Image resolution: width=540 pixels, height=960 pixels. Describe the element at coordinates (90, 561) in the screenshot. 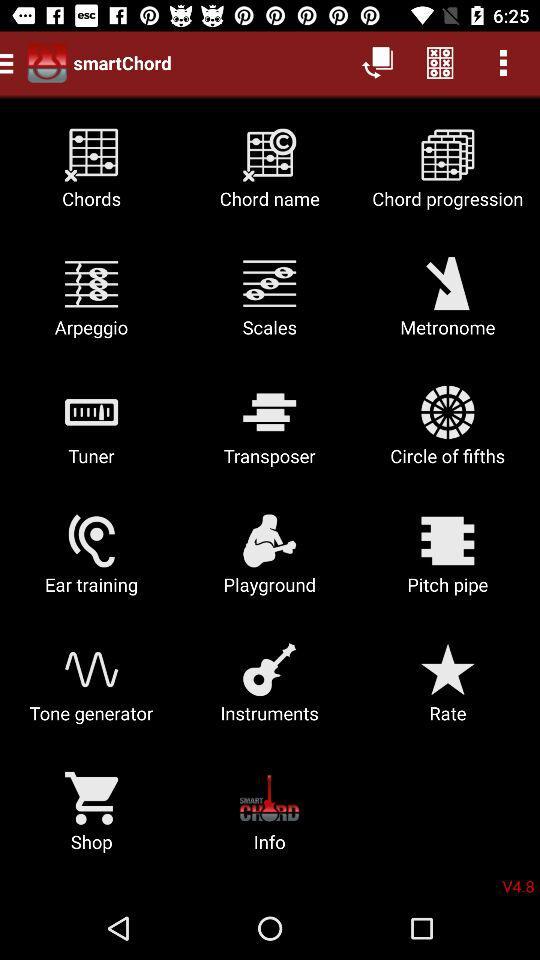

I see `the ear training` at that location.